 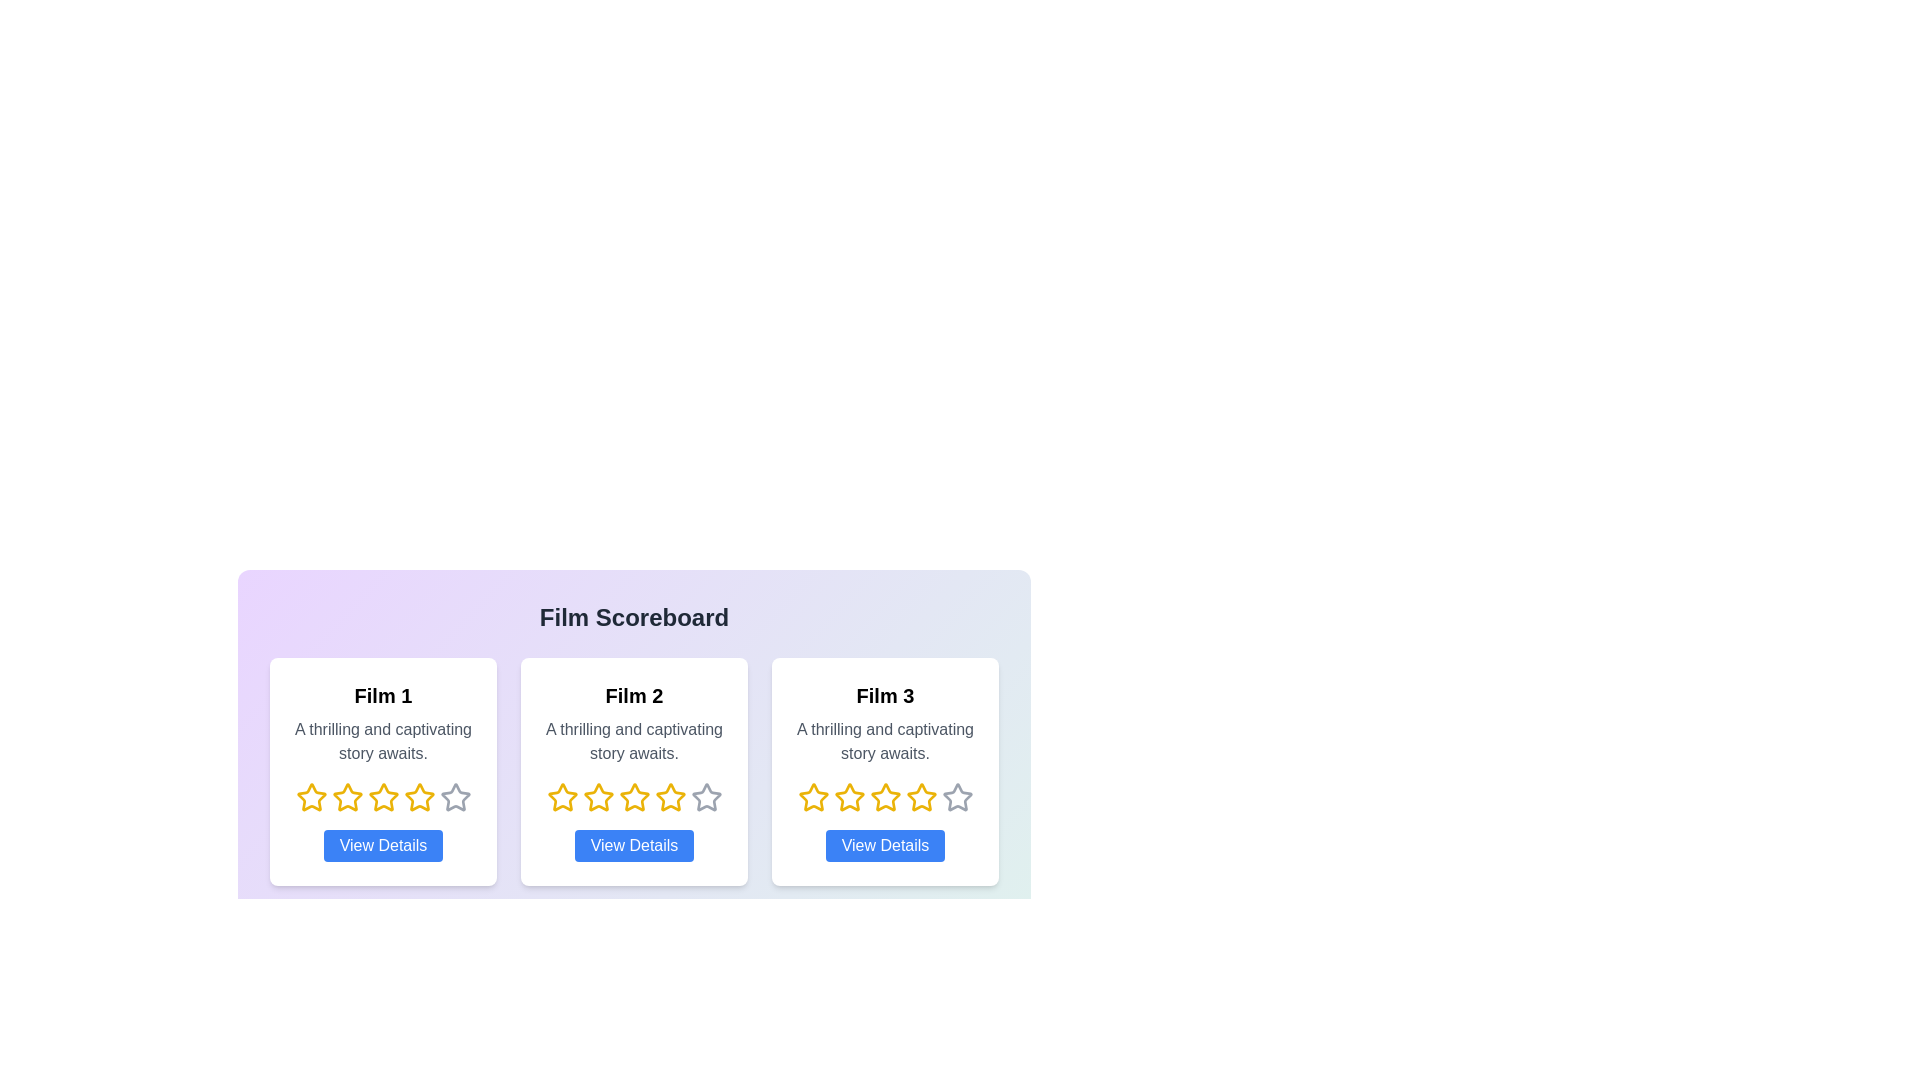 I want to click on the rating of a film to 4 stars by clicking on the corresponding star, so click(x=418, y=797).